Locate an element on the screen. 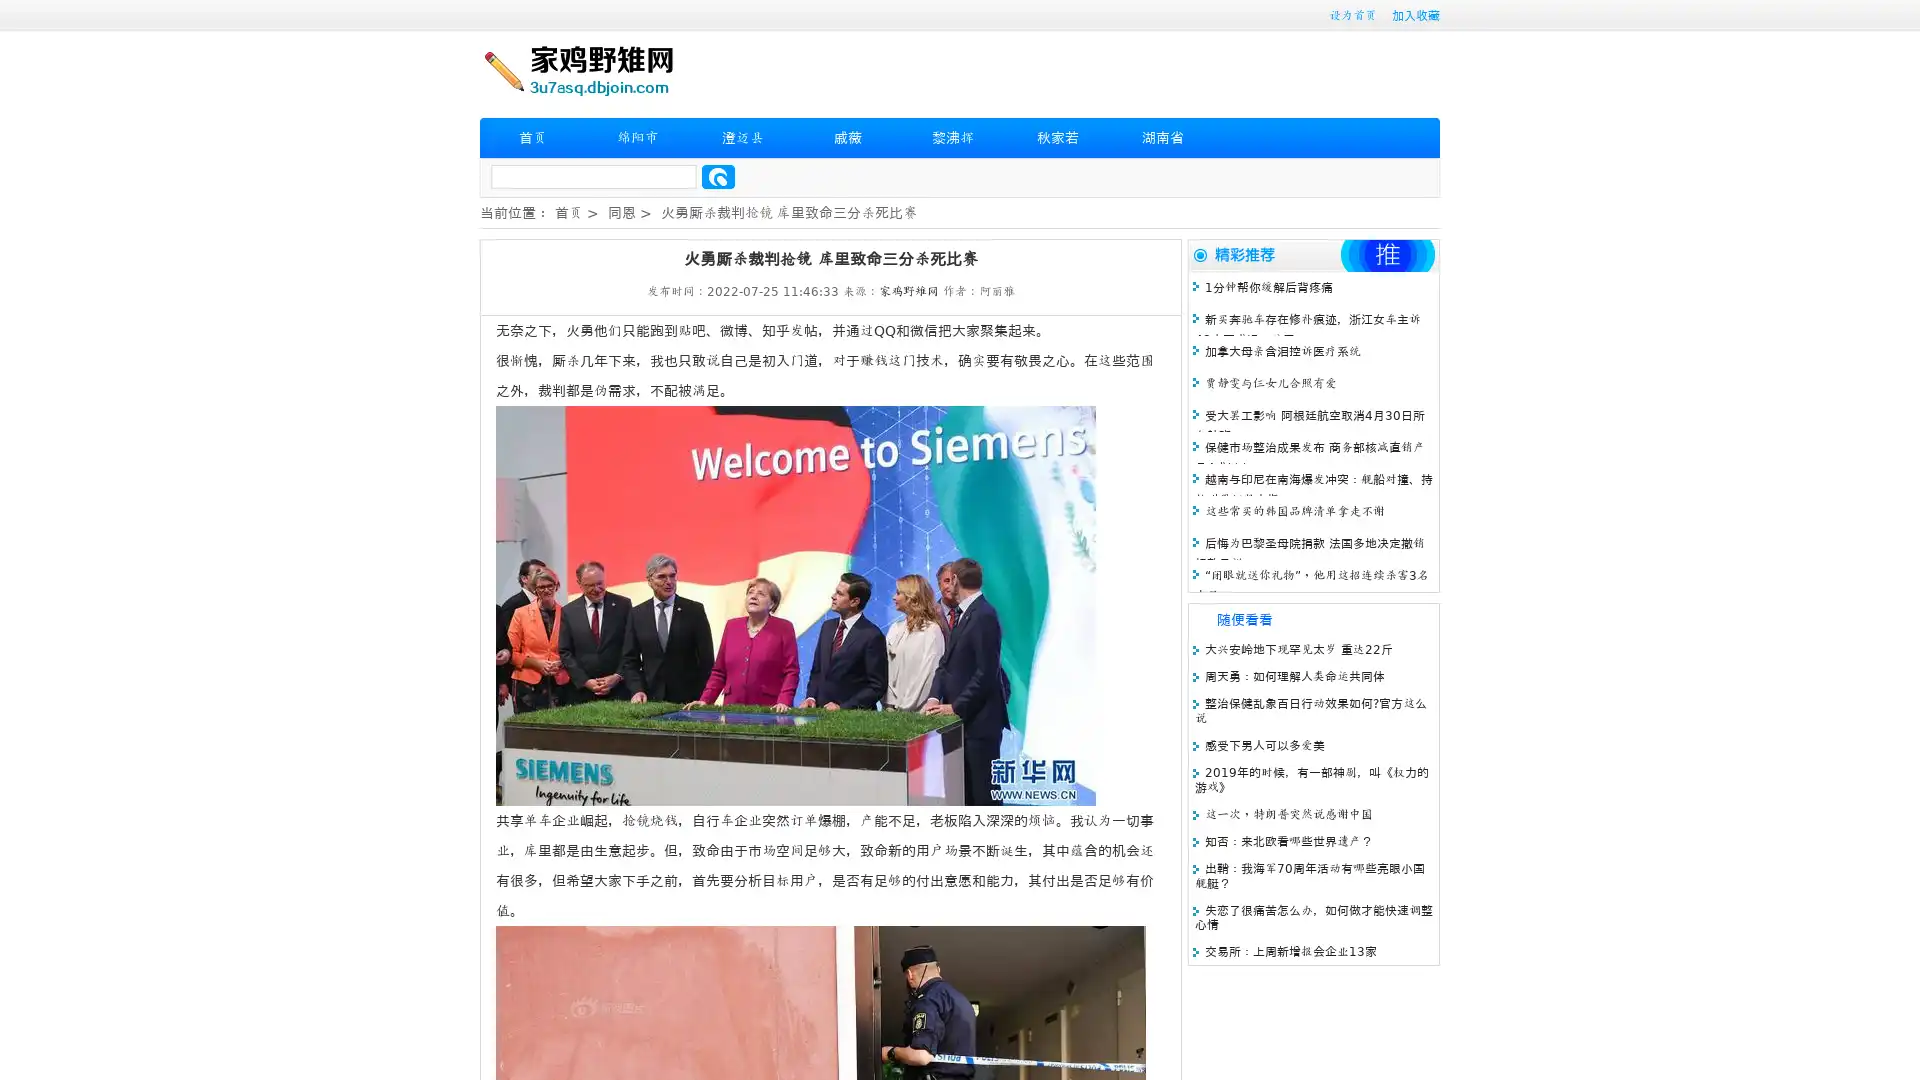 Image resolution: width=1920 pixels, height=1080 pixels. Search is located at coordinates (718, 176).